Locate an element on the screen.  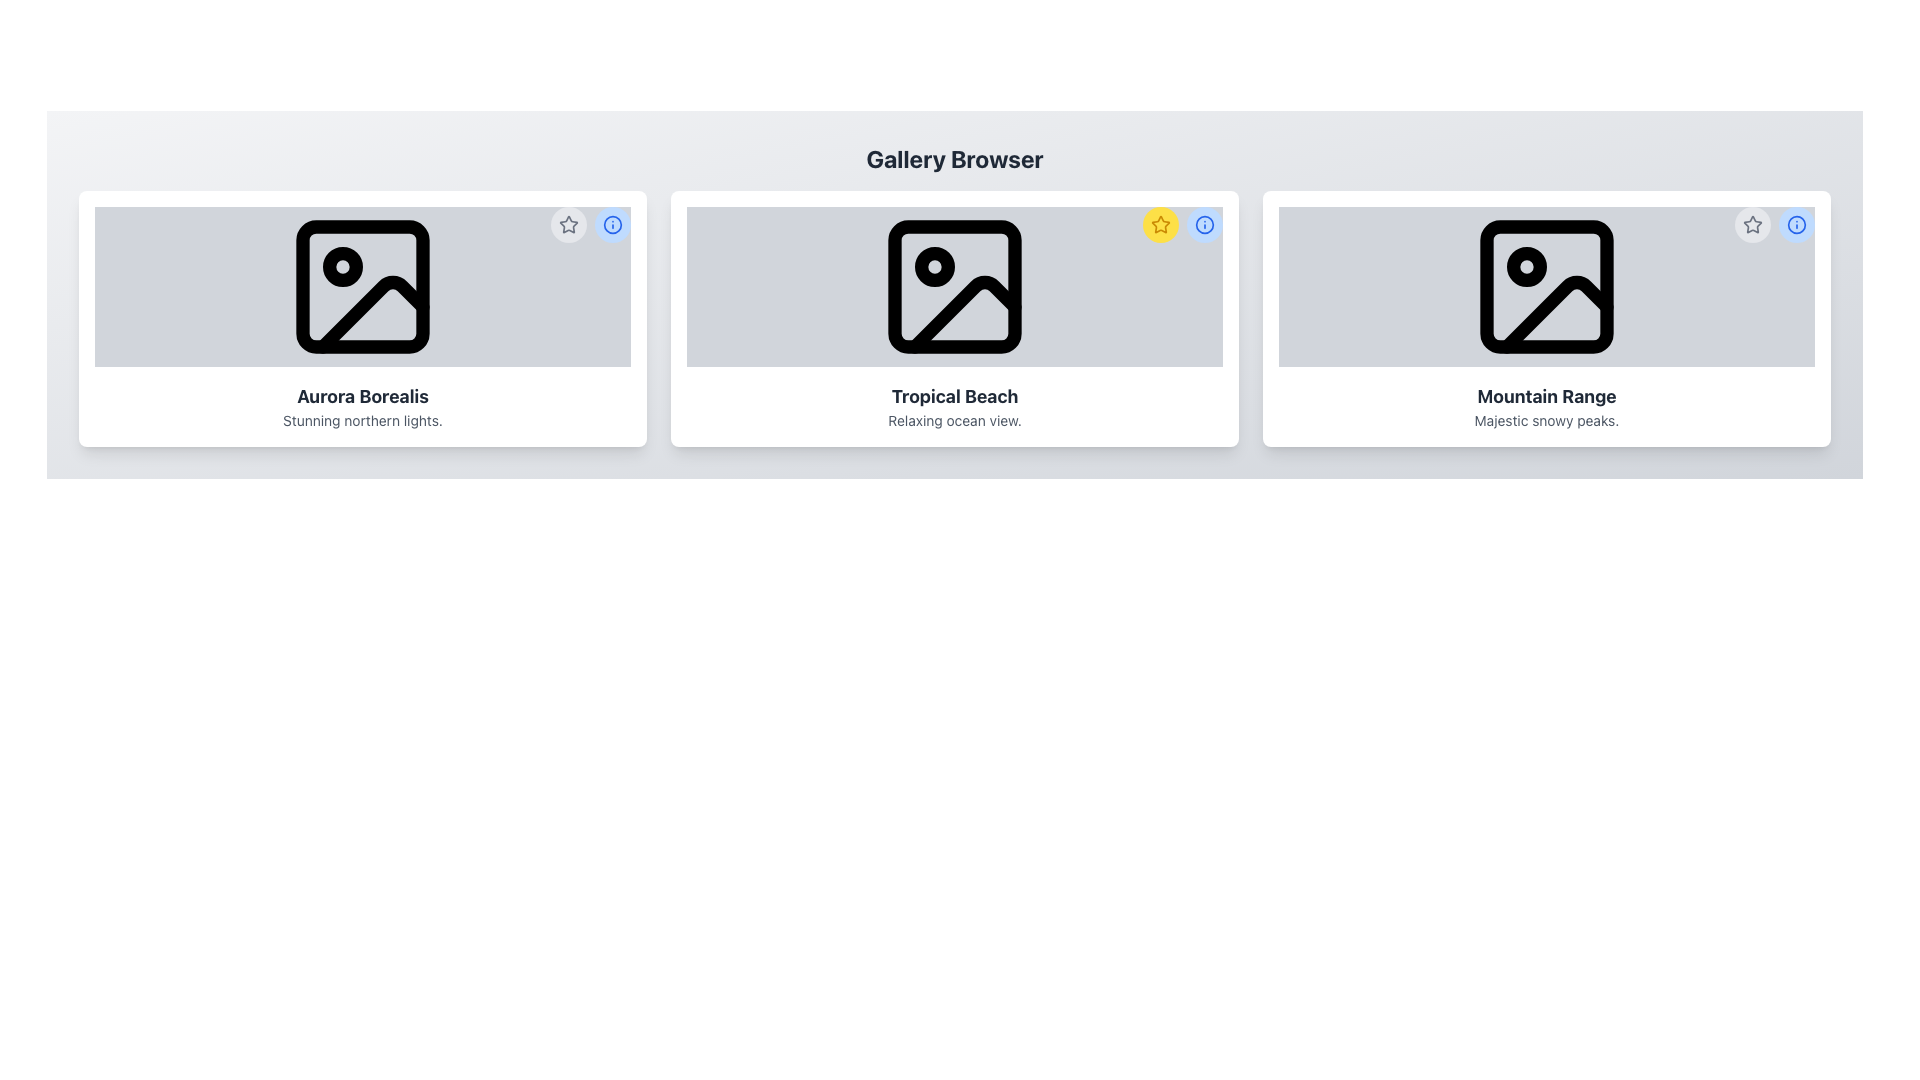
the circular light blue button with an 'i' icon located at the top-right corner of the 'Mountain Range' card is located at coordinates (1796, 224).